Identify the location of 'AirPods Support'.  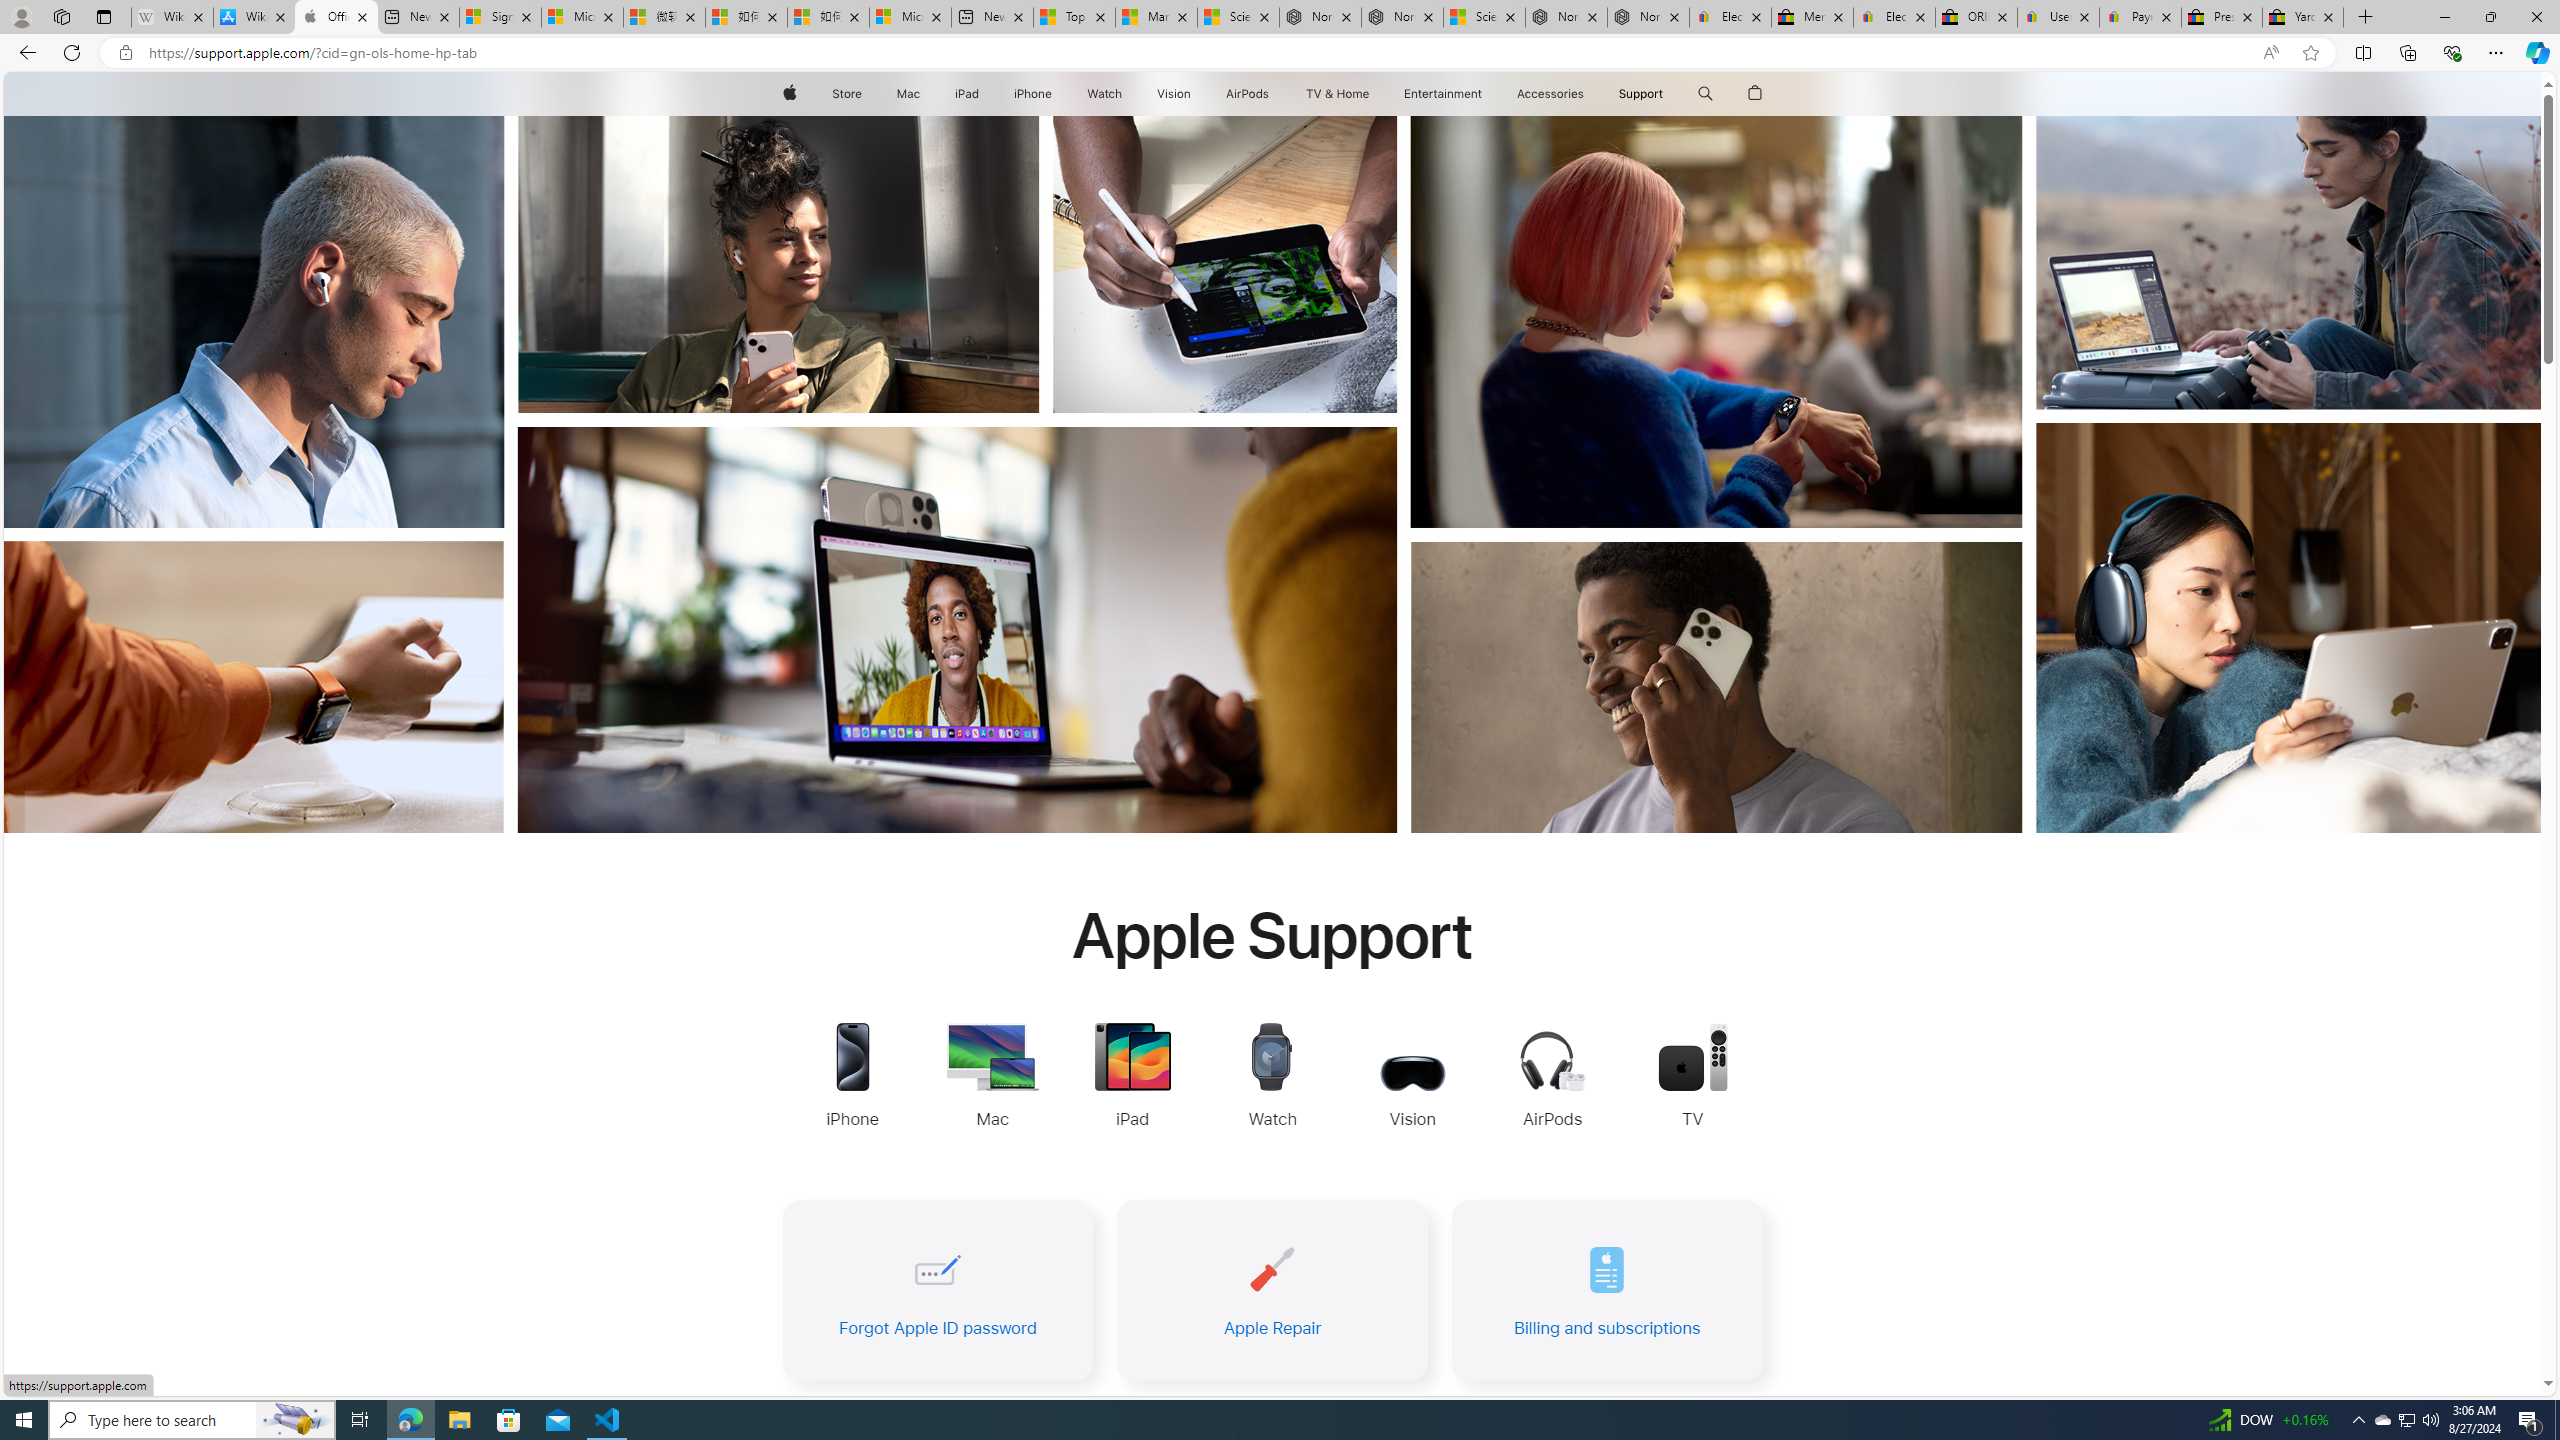
(1552, 1081).